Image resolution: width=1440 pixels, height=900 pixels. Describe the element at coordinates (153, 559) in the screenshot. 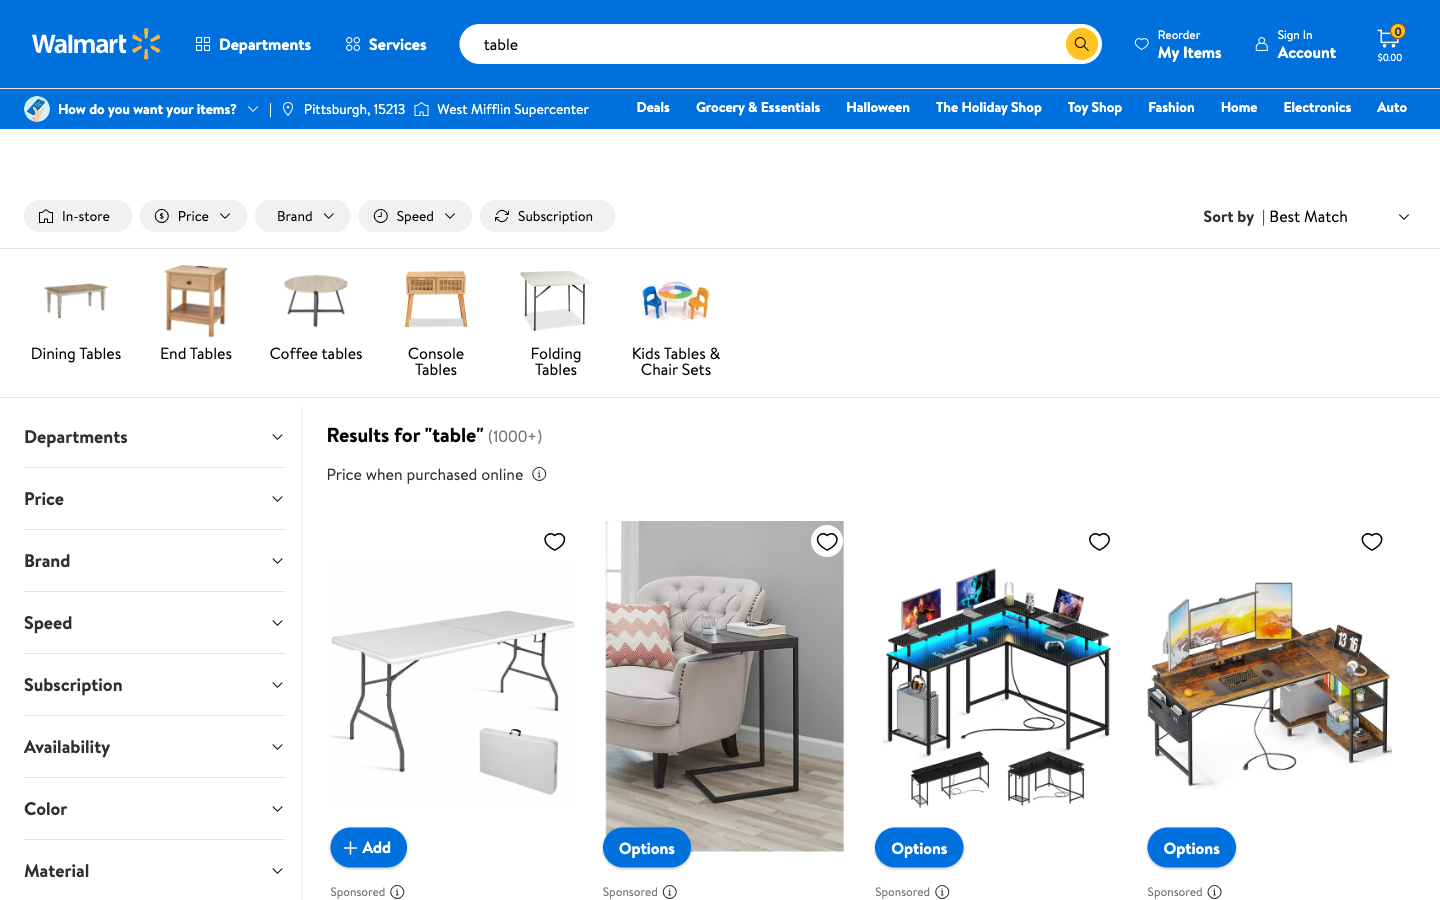

I see `the first brand in the expand brand drop-down` at that location.